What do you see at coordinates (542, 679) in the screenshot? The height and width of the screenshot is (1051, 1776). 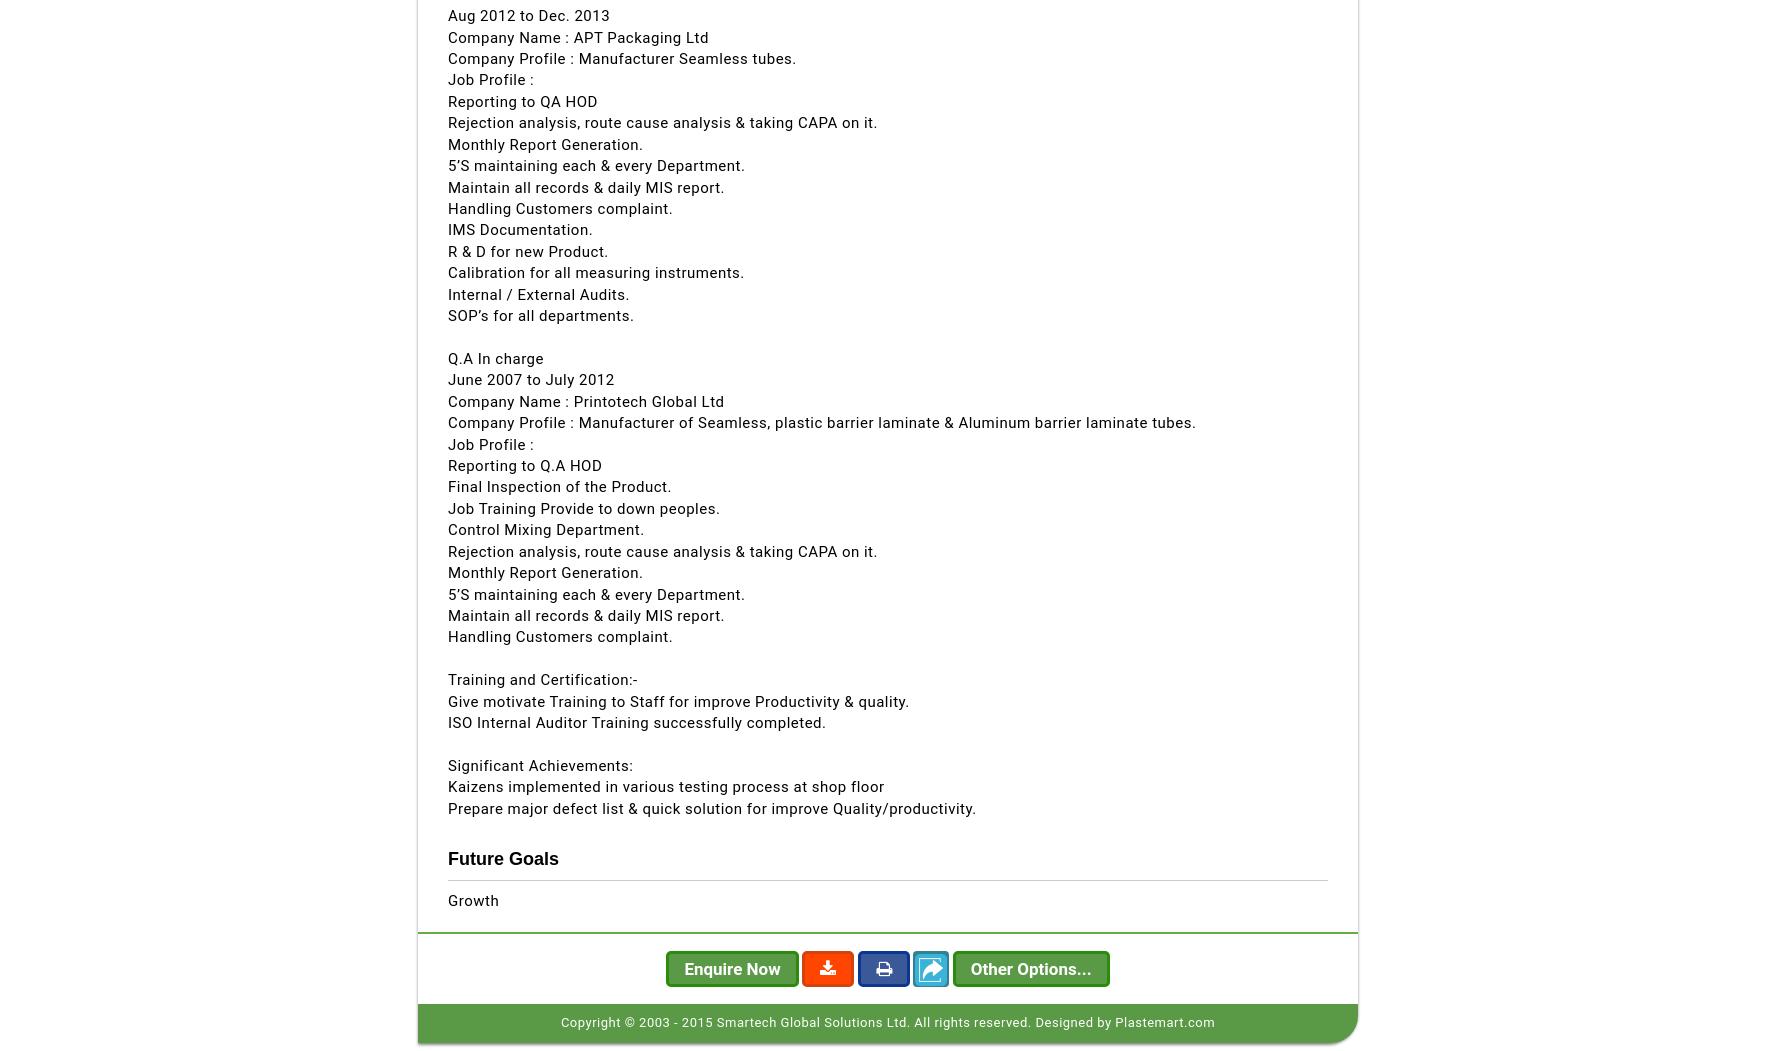 I see `'Training and Certification:-'` at bounding box center [542, 679].